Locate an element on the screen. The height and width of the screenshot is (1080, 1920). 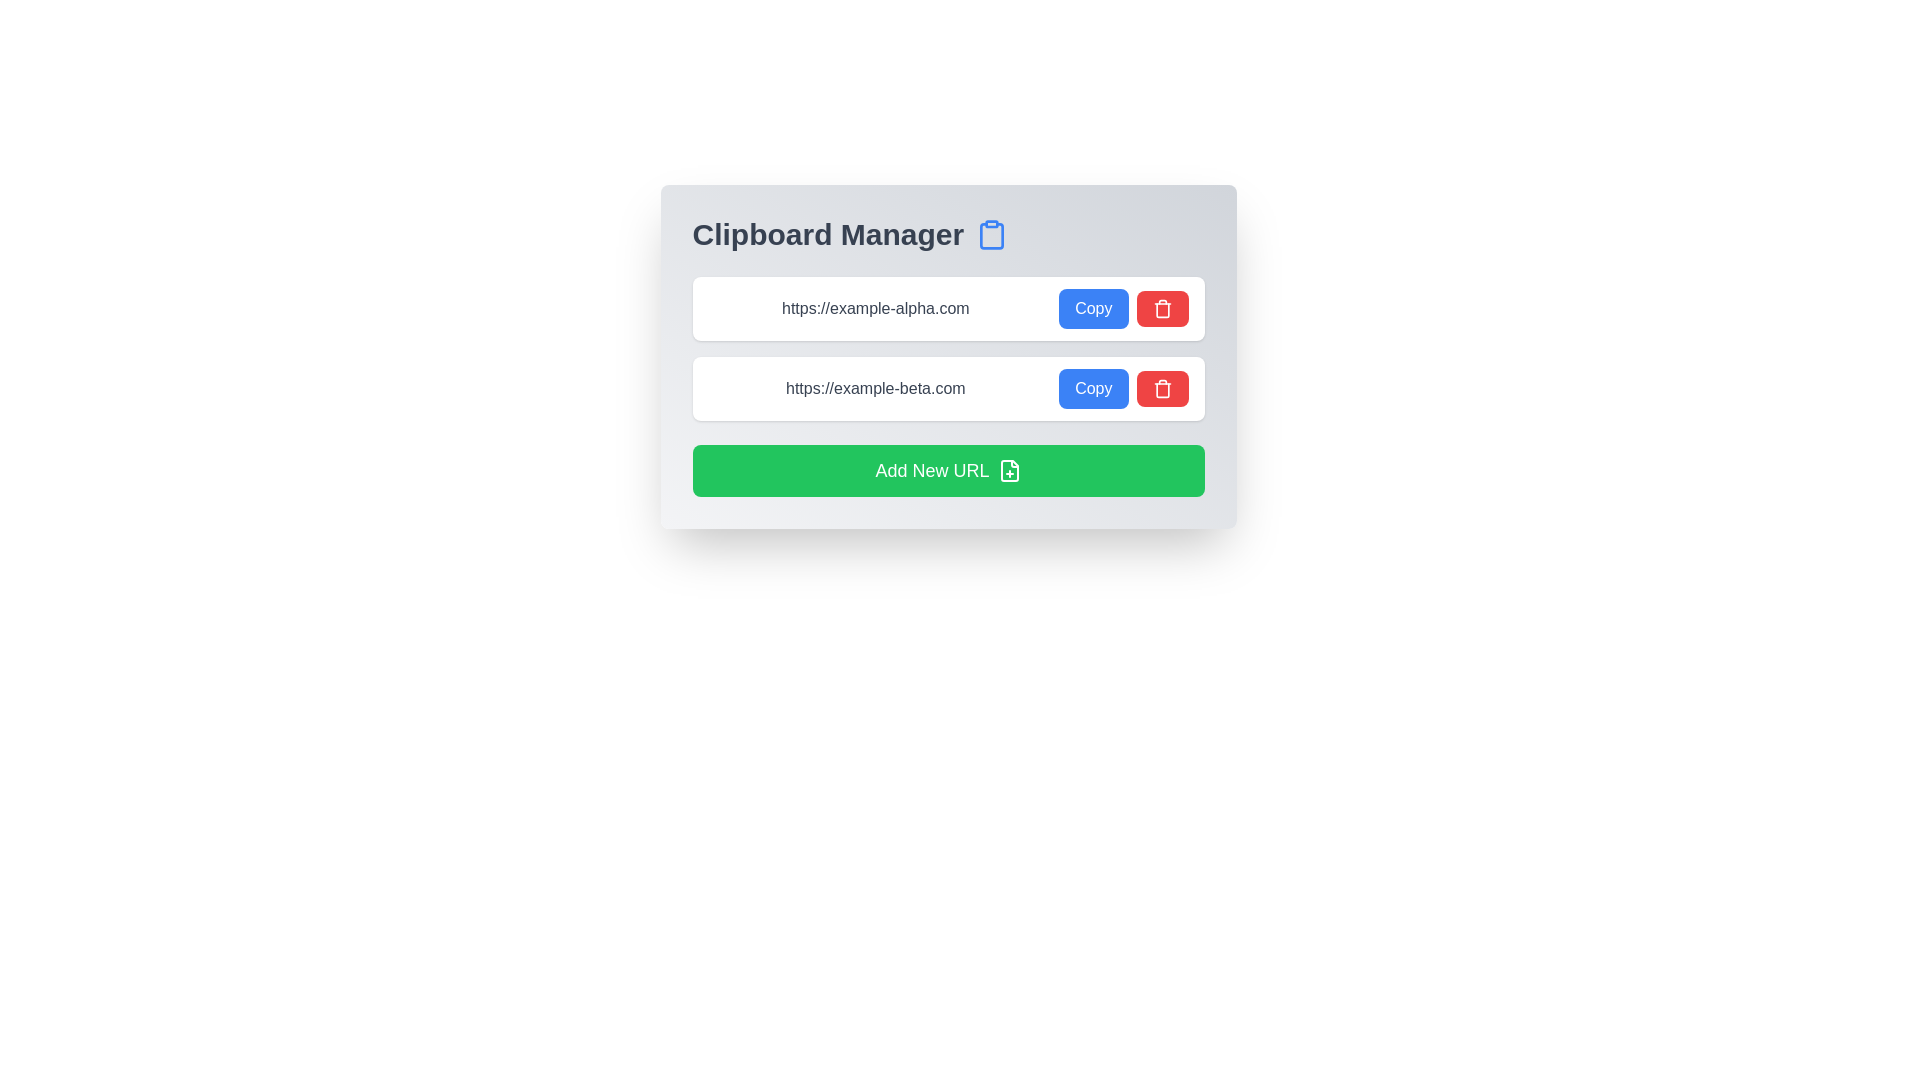
the small document icon with a plus sign on the green button labeled 'Add New URL' is located at coordinates (1009, 470).